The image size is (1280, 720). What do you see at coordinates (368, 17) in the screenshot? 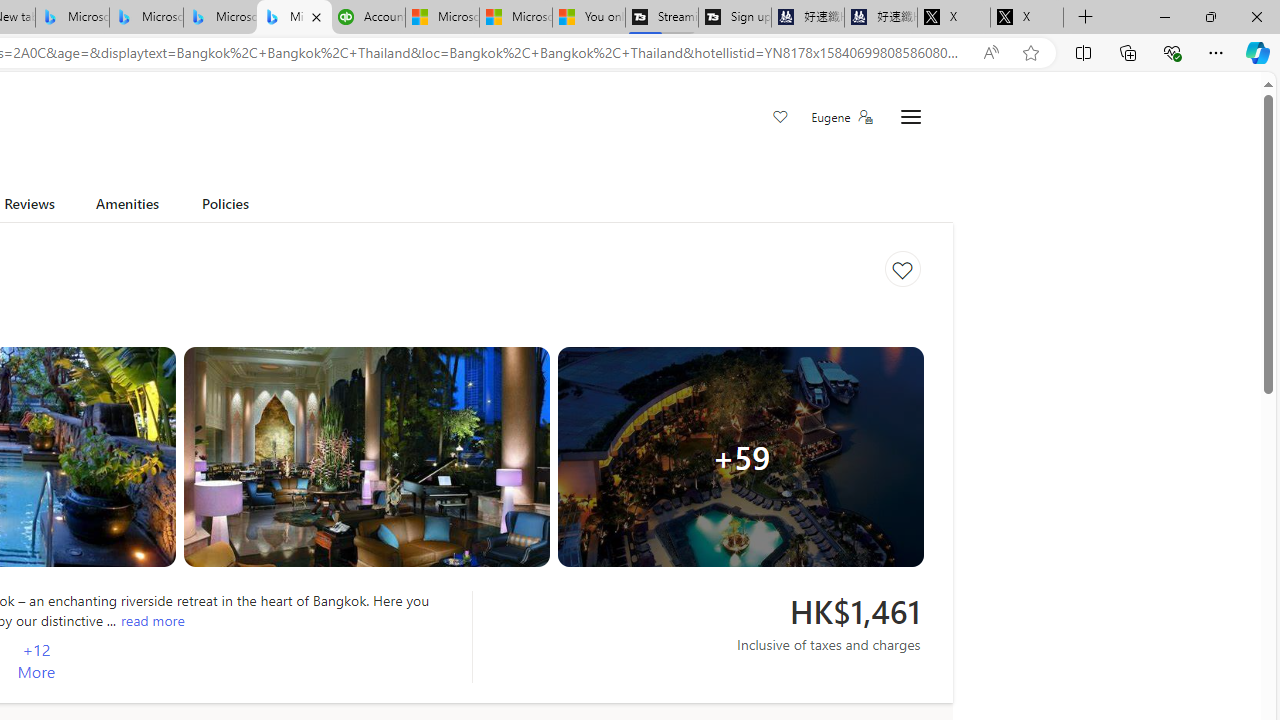
I see `'Accounting Software for Accountants, CPAs and Bookkeepers'` at bounding box center [368, 17].